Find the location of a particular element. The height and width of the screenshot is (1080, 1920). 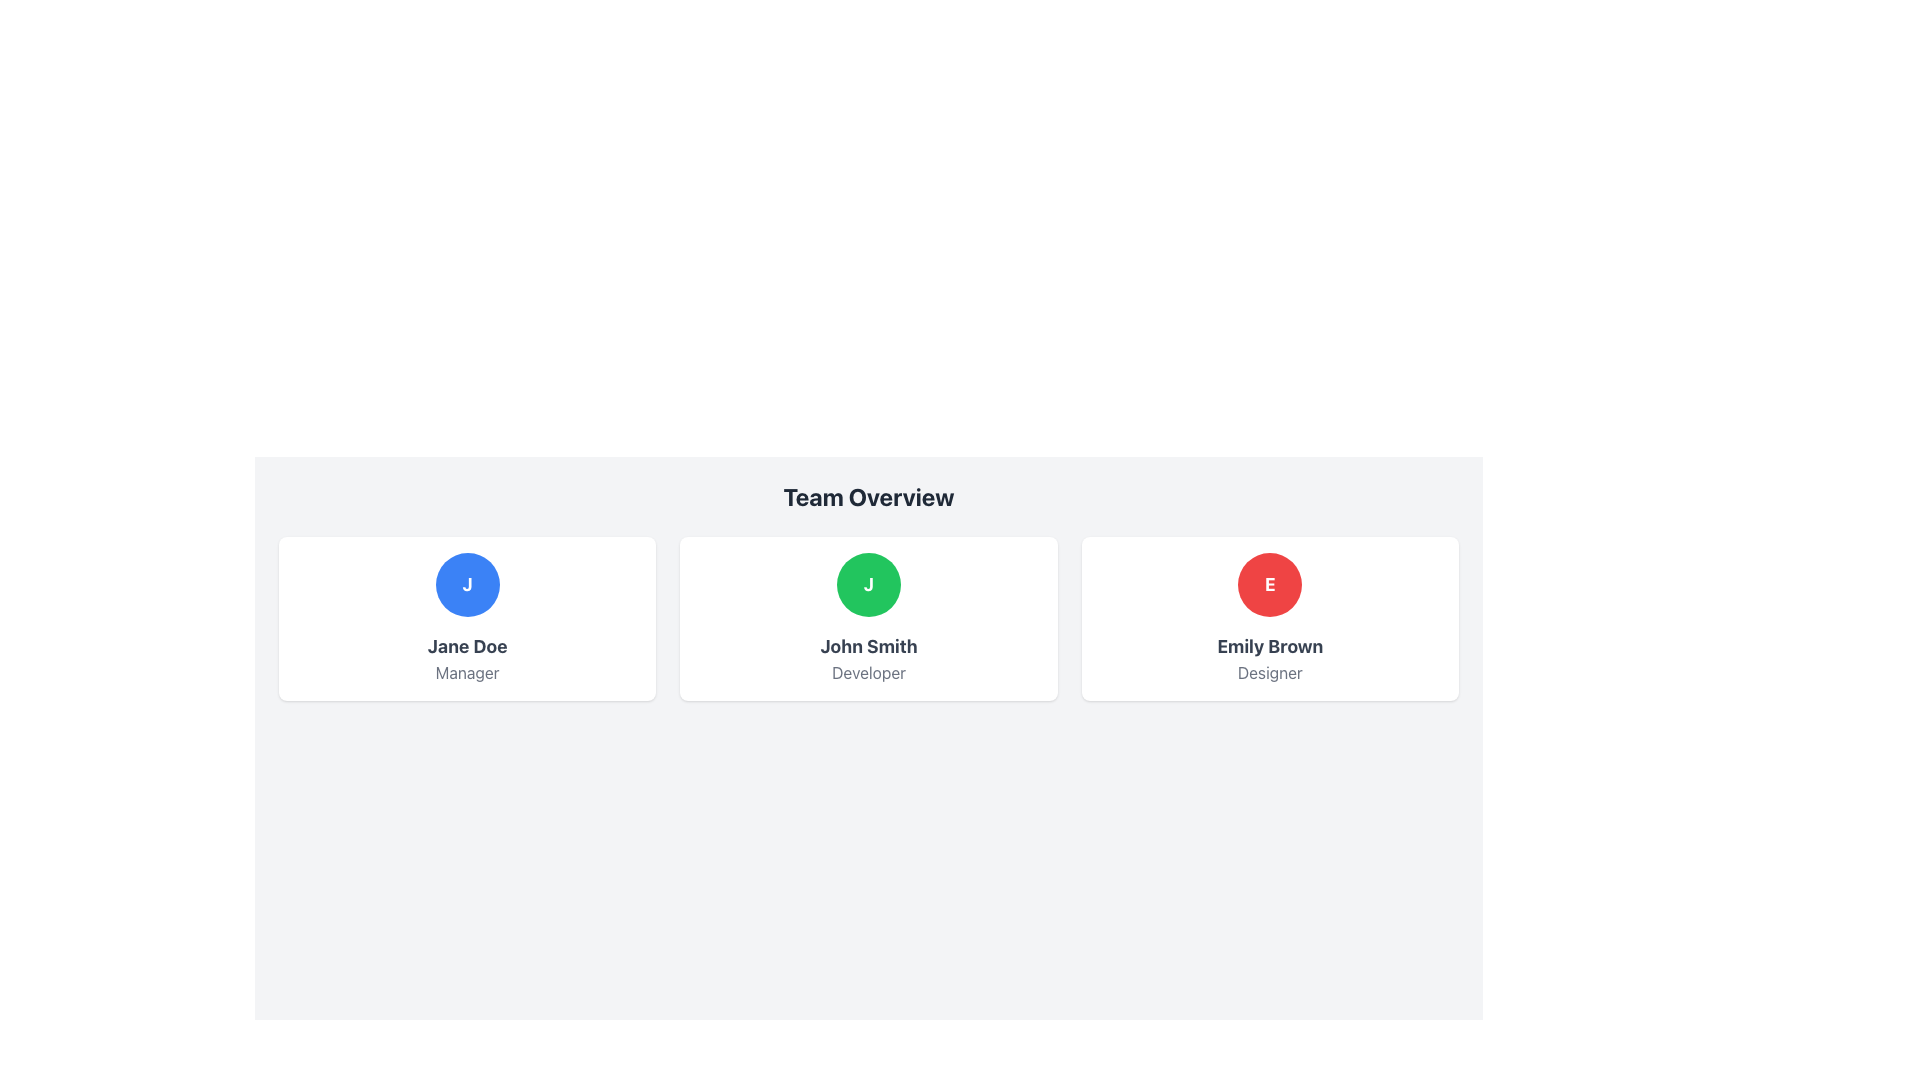

the text label displaying 'John Smith', which is styled in bold and gray, located beneath the circular green profile icon is located at coordinates (868, 647).